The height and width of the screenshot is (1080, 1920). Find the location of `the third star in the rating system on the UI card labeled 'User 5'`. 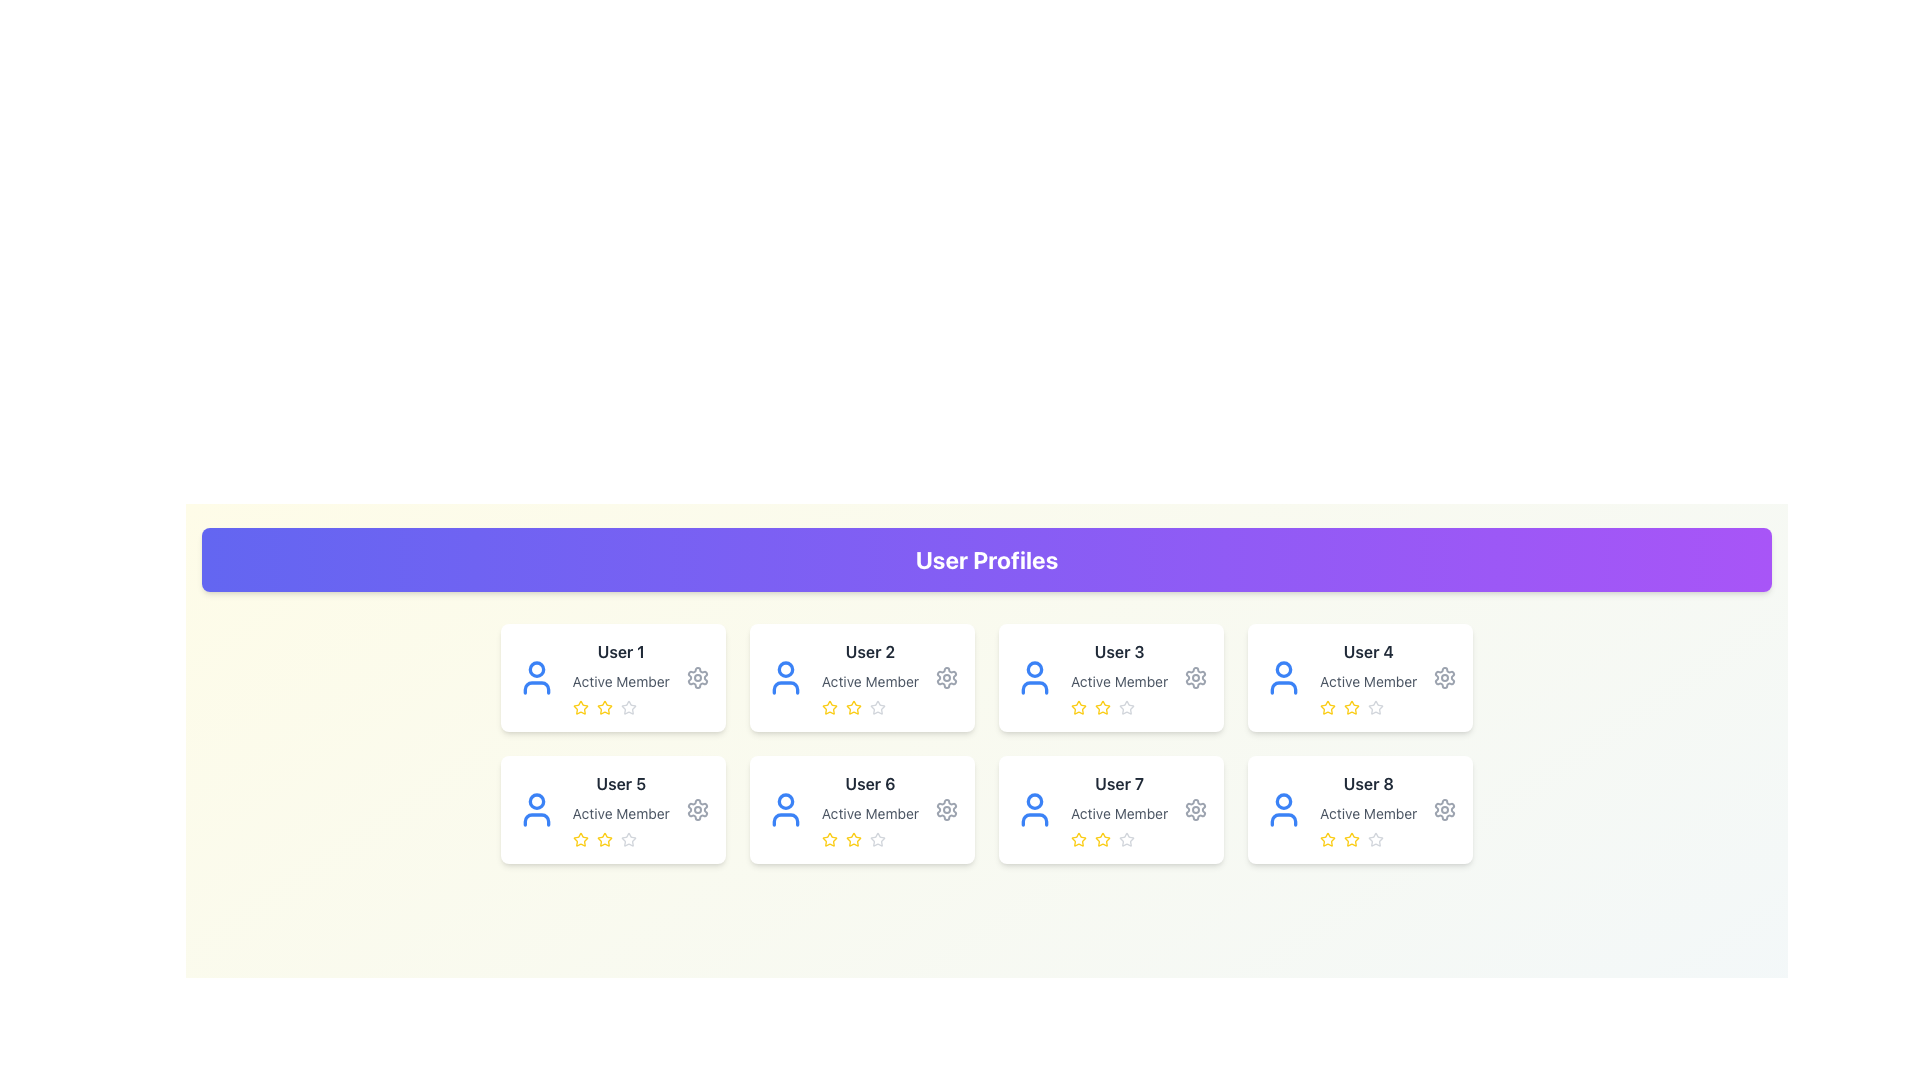

the third star in the rating system on the UI card labeled 'User 5' is located at coordinates (603, 840).